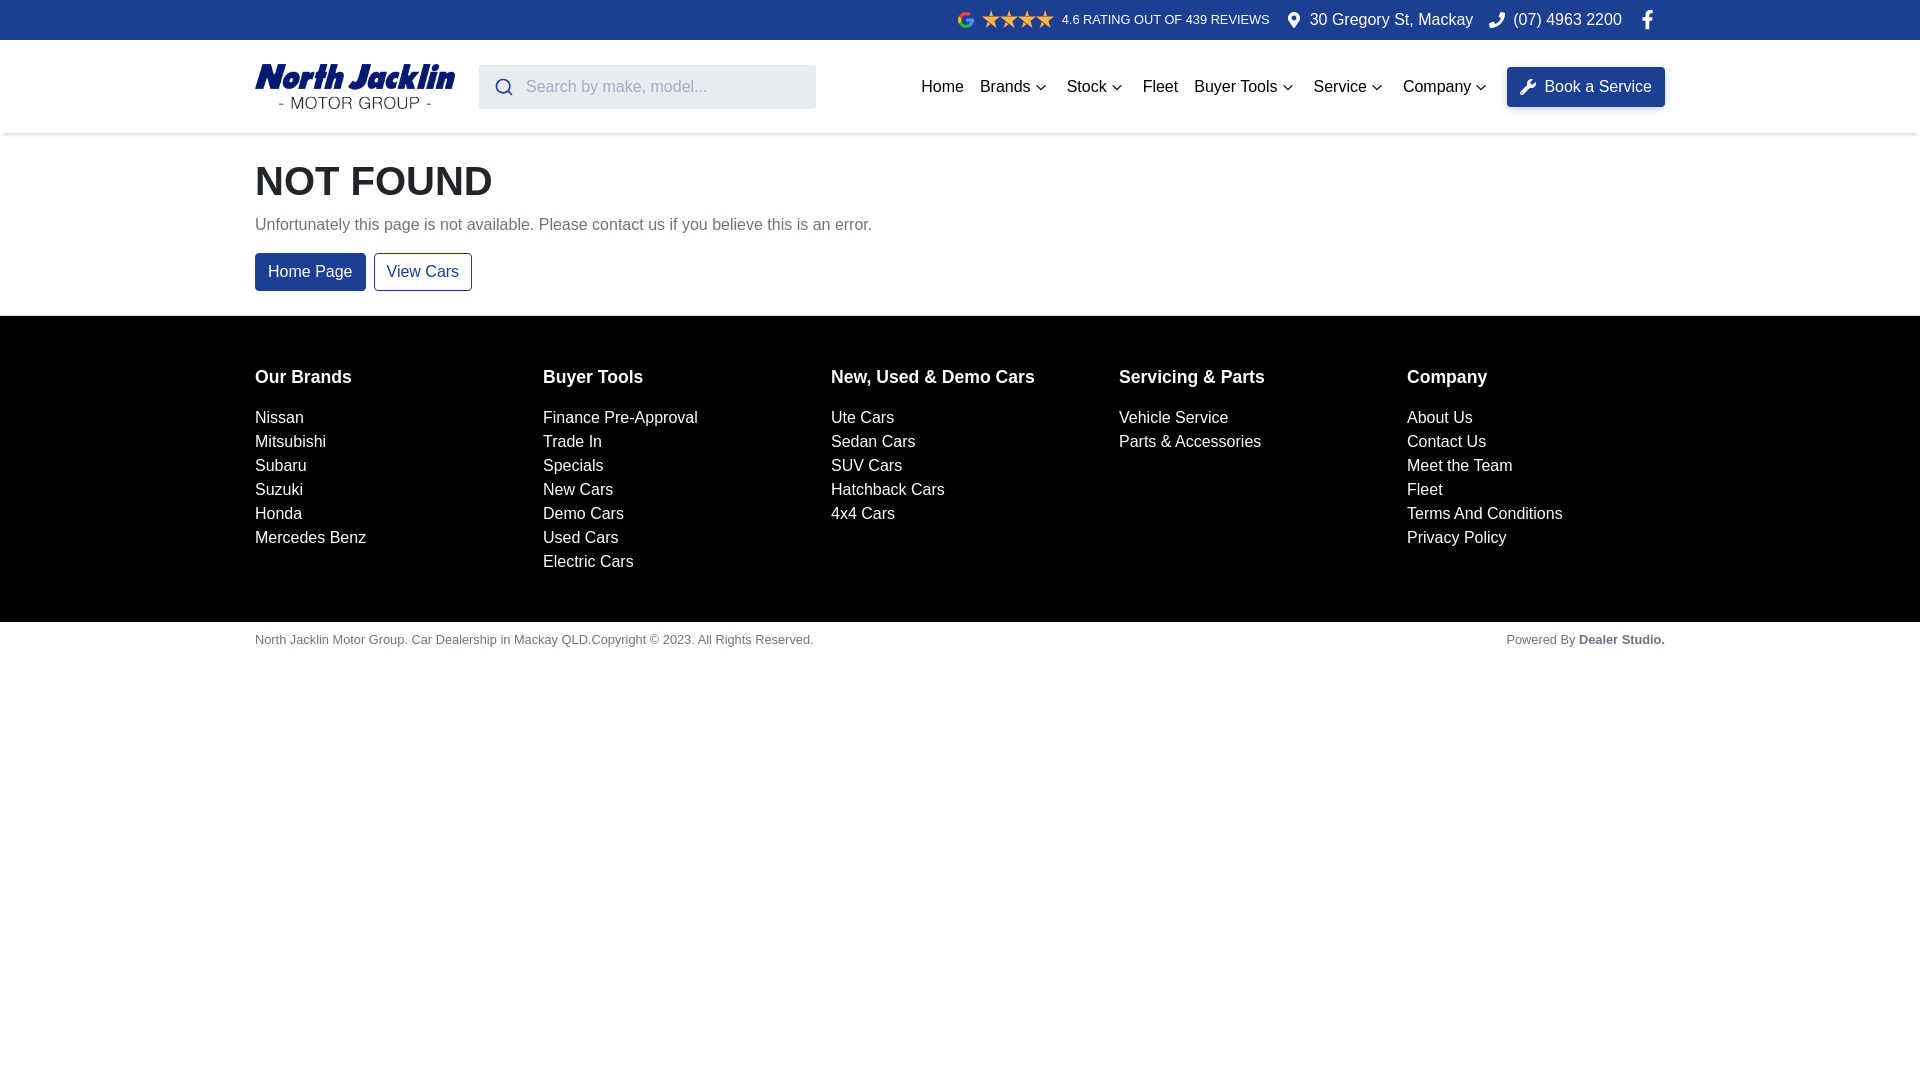 Image resolution: width=1920 pixels, height=1080 pixels. I want to click on 'Electric Cars', so click(542, 561).